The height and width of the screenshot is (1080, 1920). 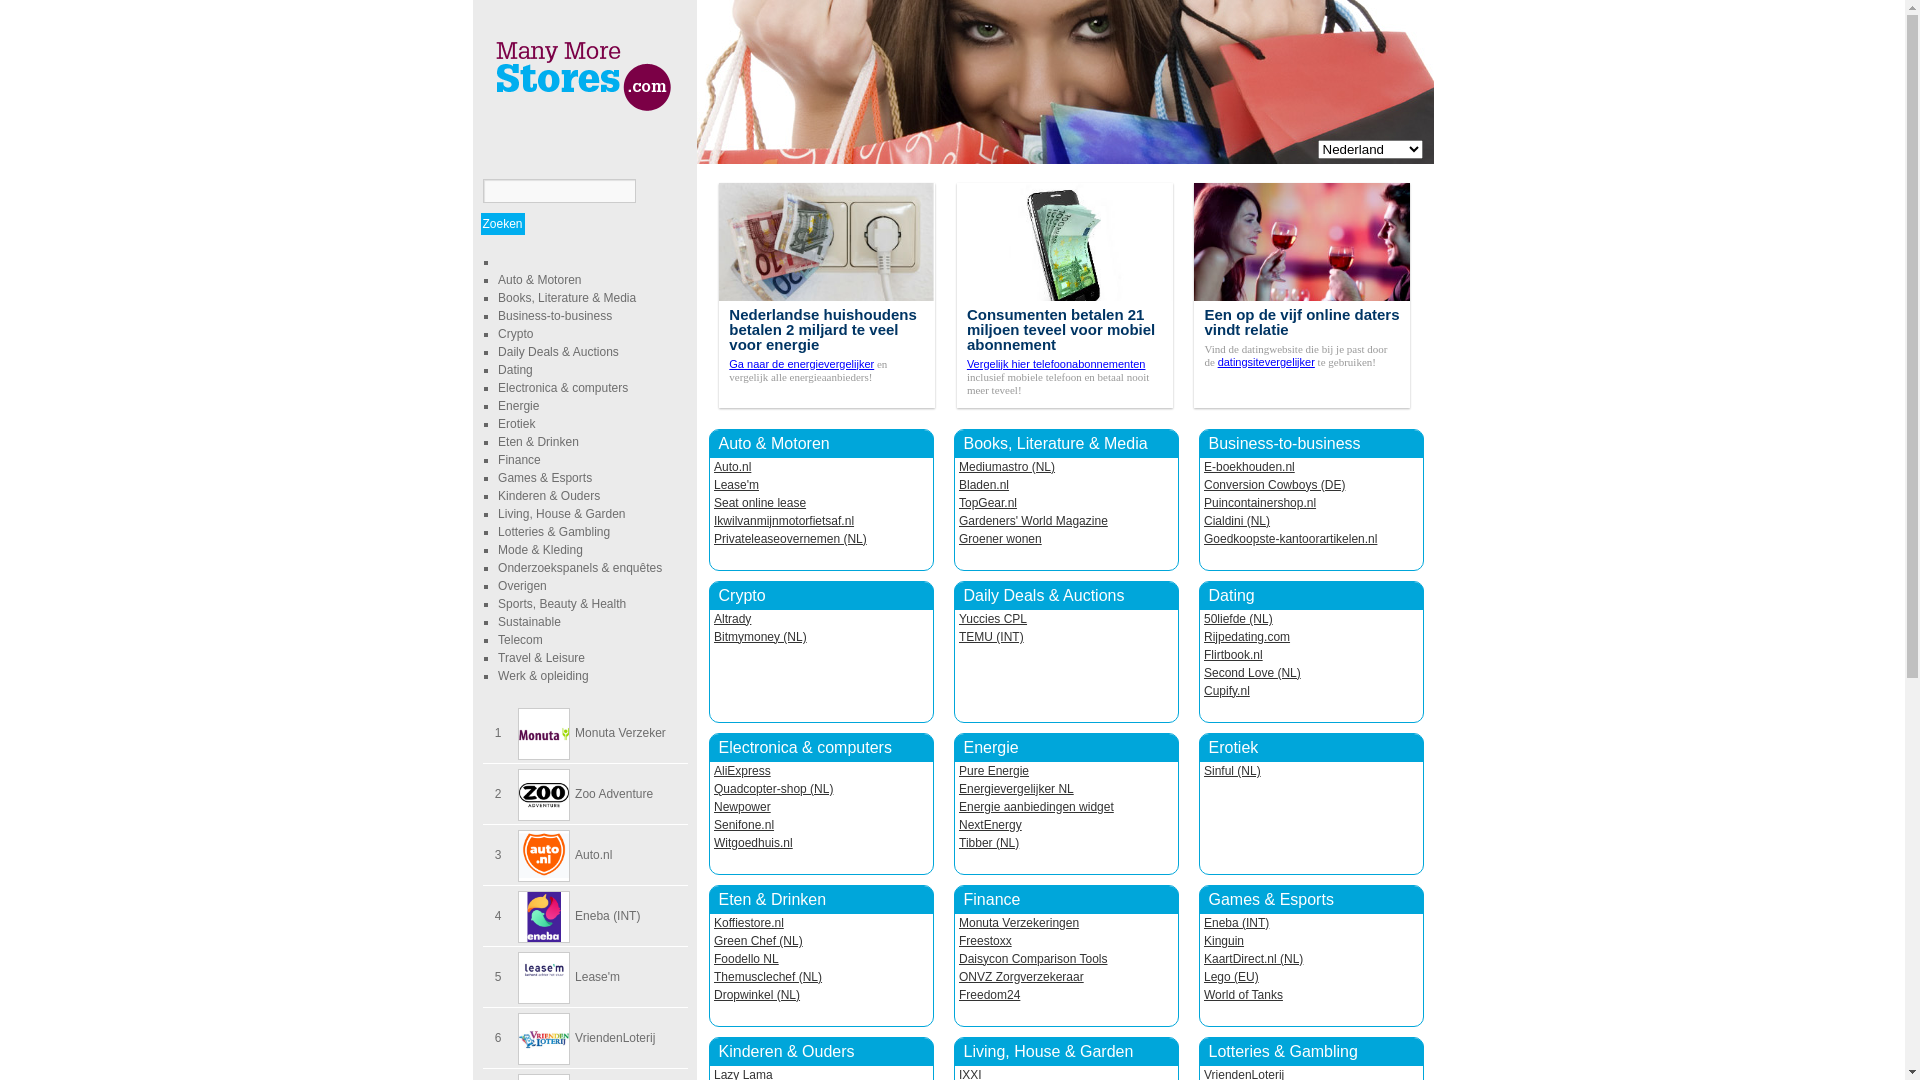 What do you see at coordinates (498, 585) in the screenshot?
I see `'Overigen'` at bounding box center [498, 585].